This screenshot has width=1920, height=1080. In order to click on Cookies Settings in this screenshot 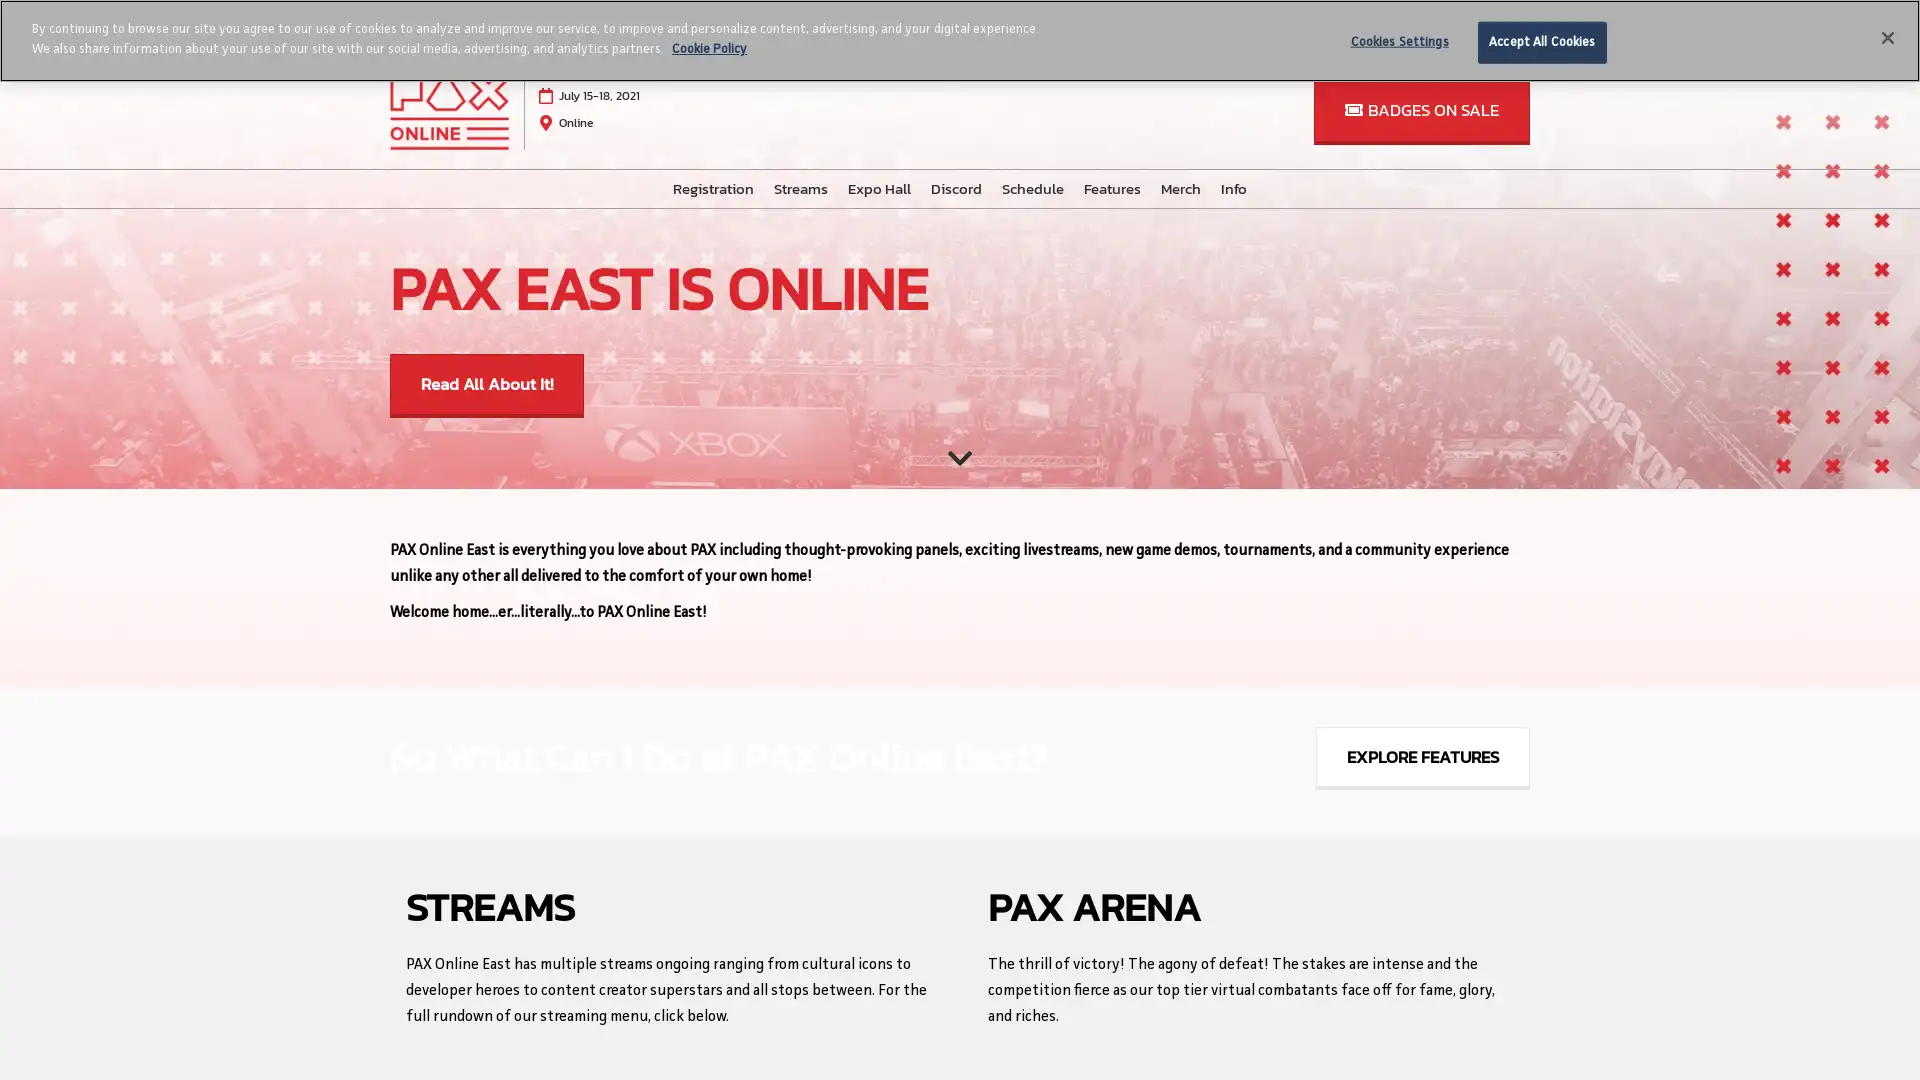, I will do `click(1398, 42)`.